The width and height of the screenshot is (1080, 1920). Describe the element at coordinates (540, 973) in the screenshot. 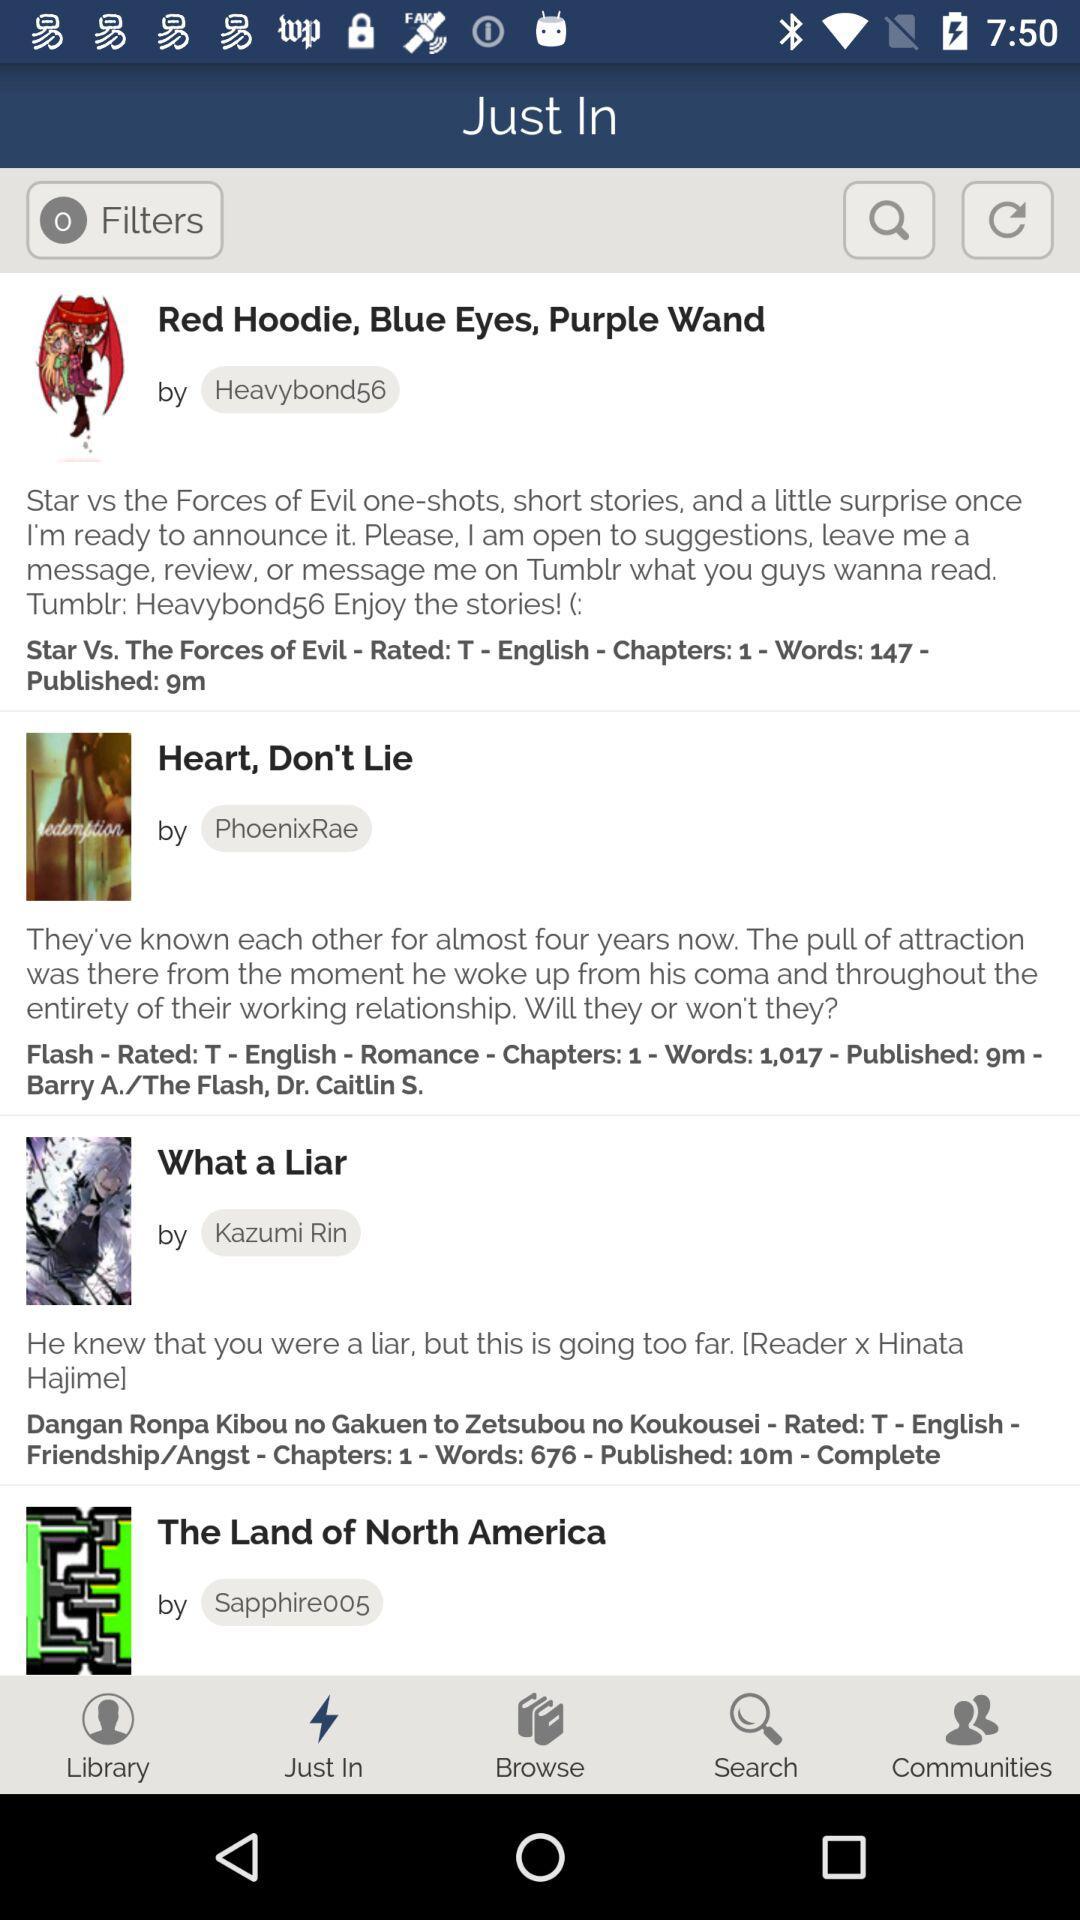

I see `they ve known` at that location.